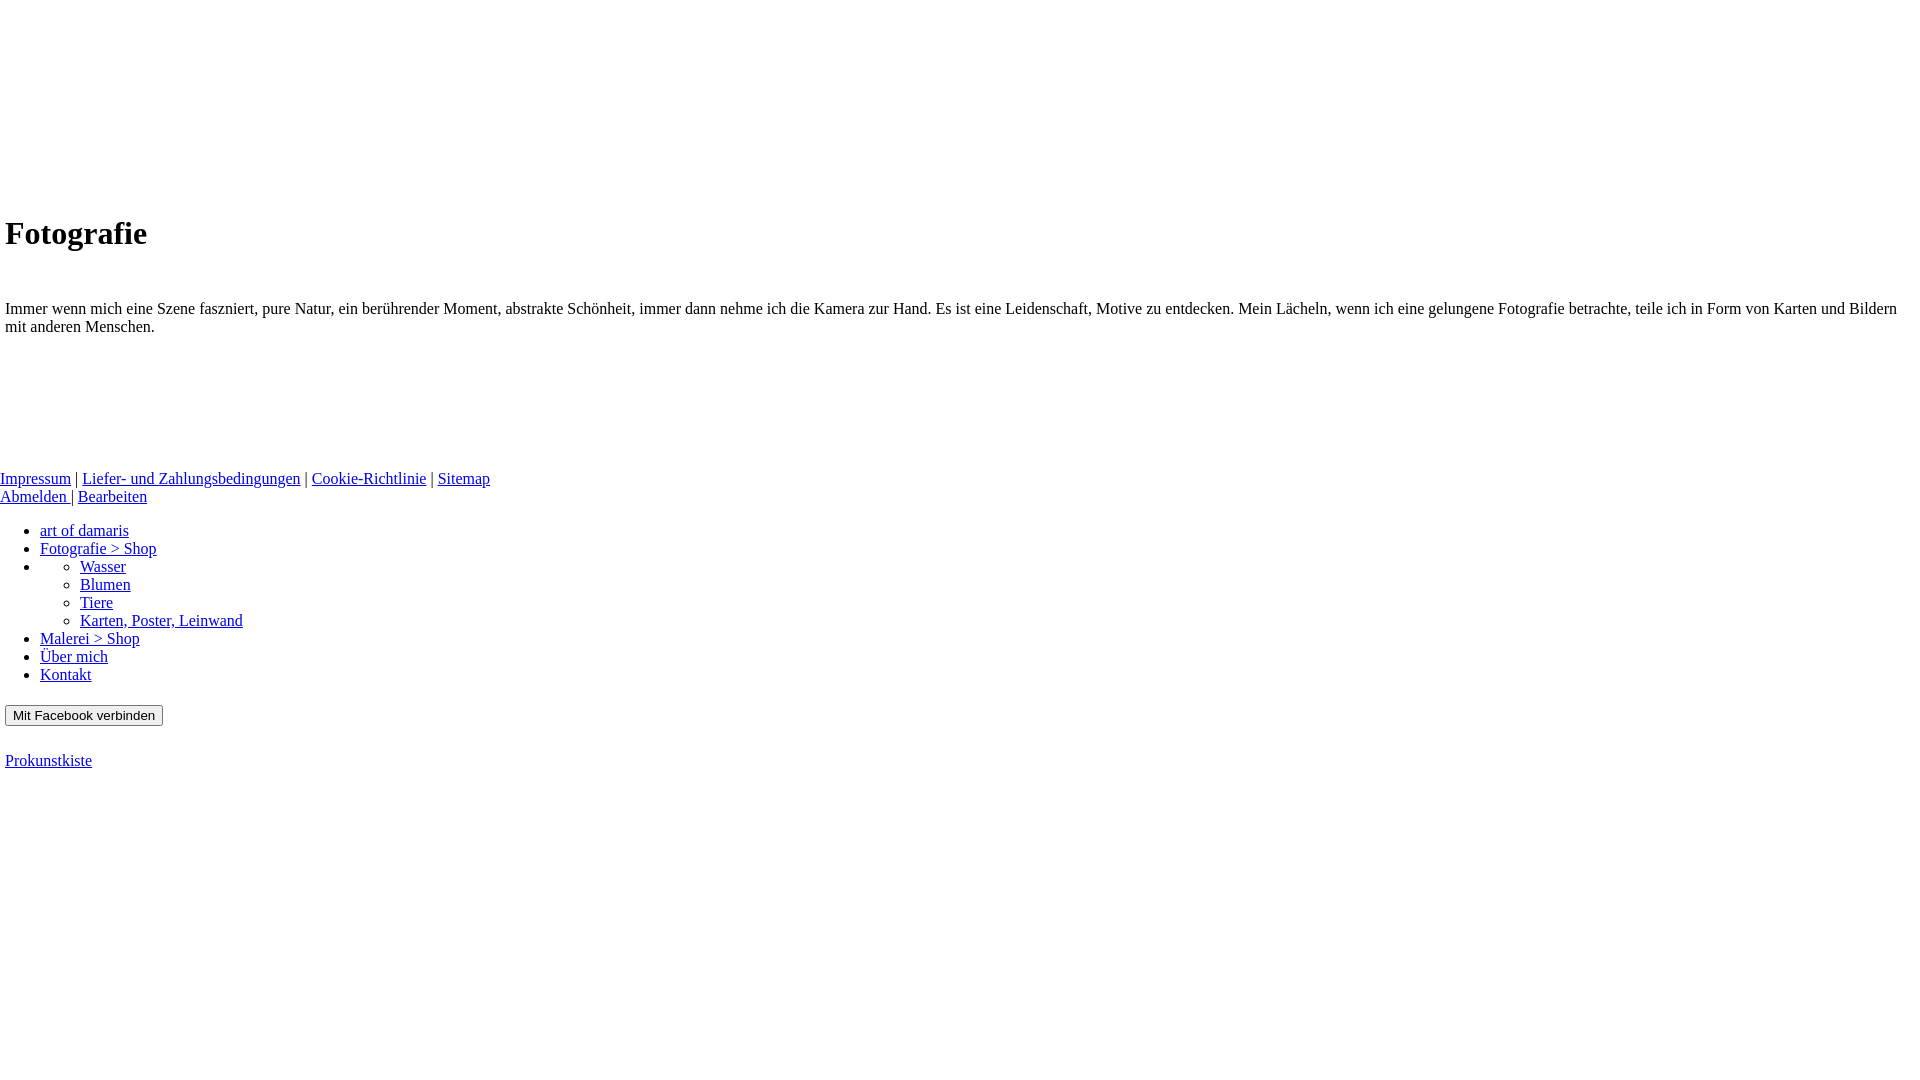 This screenshot has height=1080, width=1920. Describe the element at coordinates (80, 478) in the screenshot. I see `'Liefer- und Zahlungsbedingungen'` at that location.